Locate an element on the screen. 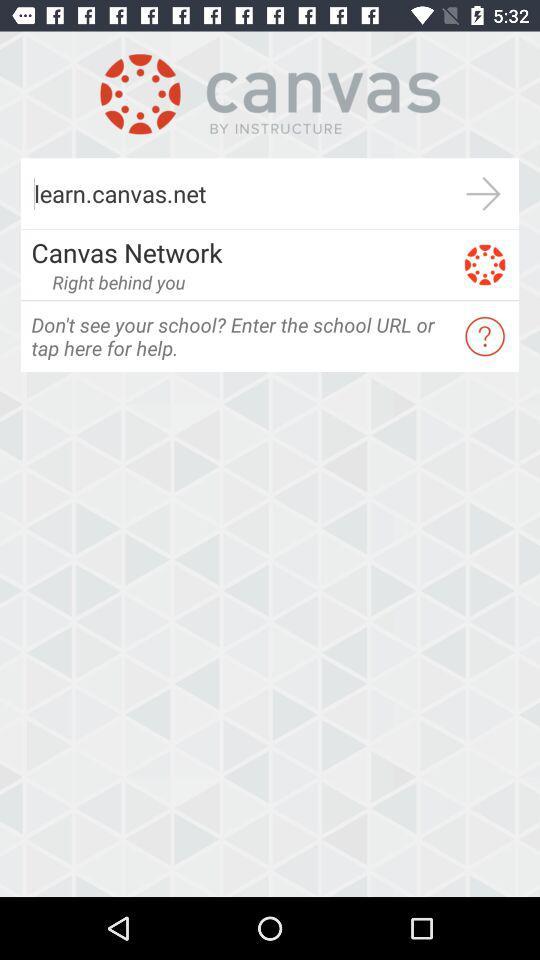 This screenshot has height=960, width=540. further details is located at coordinates (482, 193).